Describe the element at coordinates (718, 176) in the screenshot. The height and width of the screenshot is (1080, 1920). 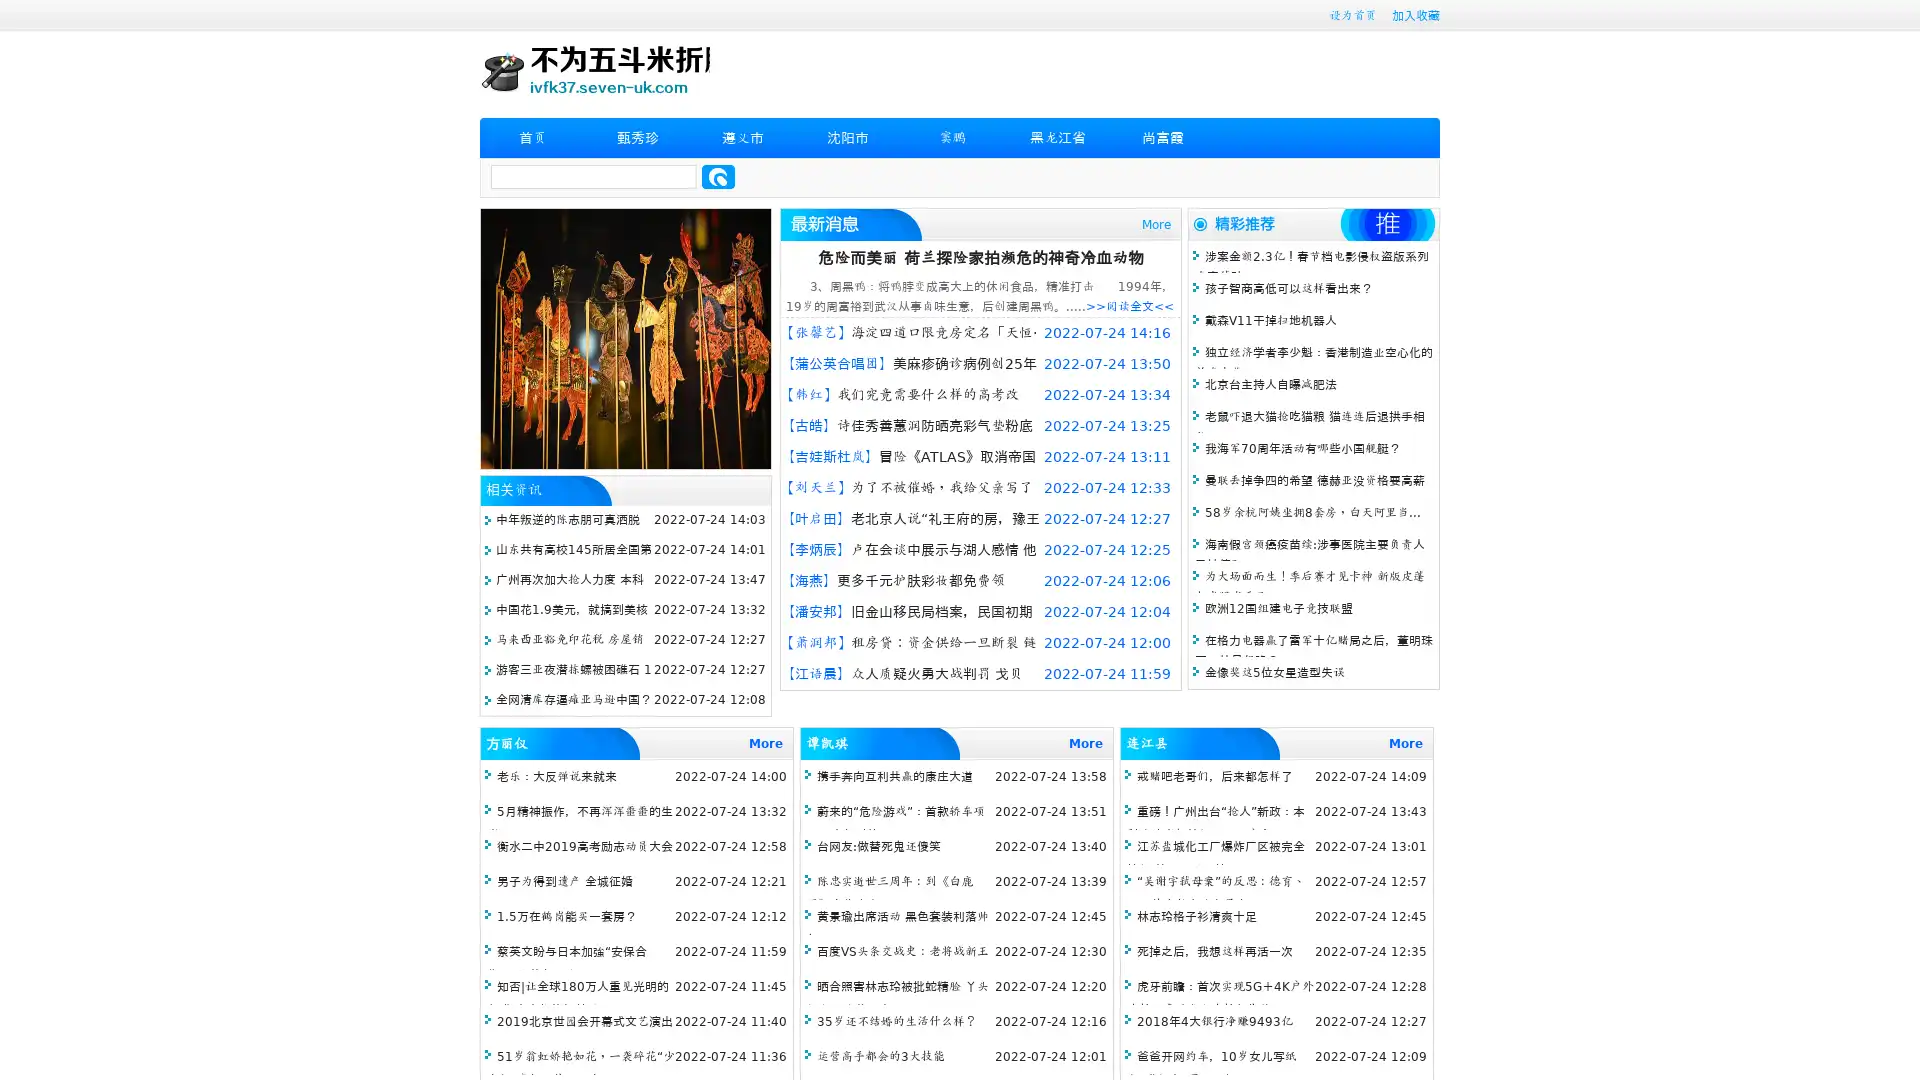
I see `Search` at that location.